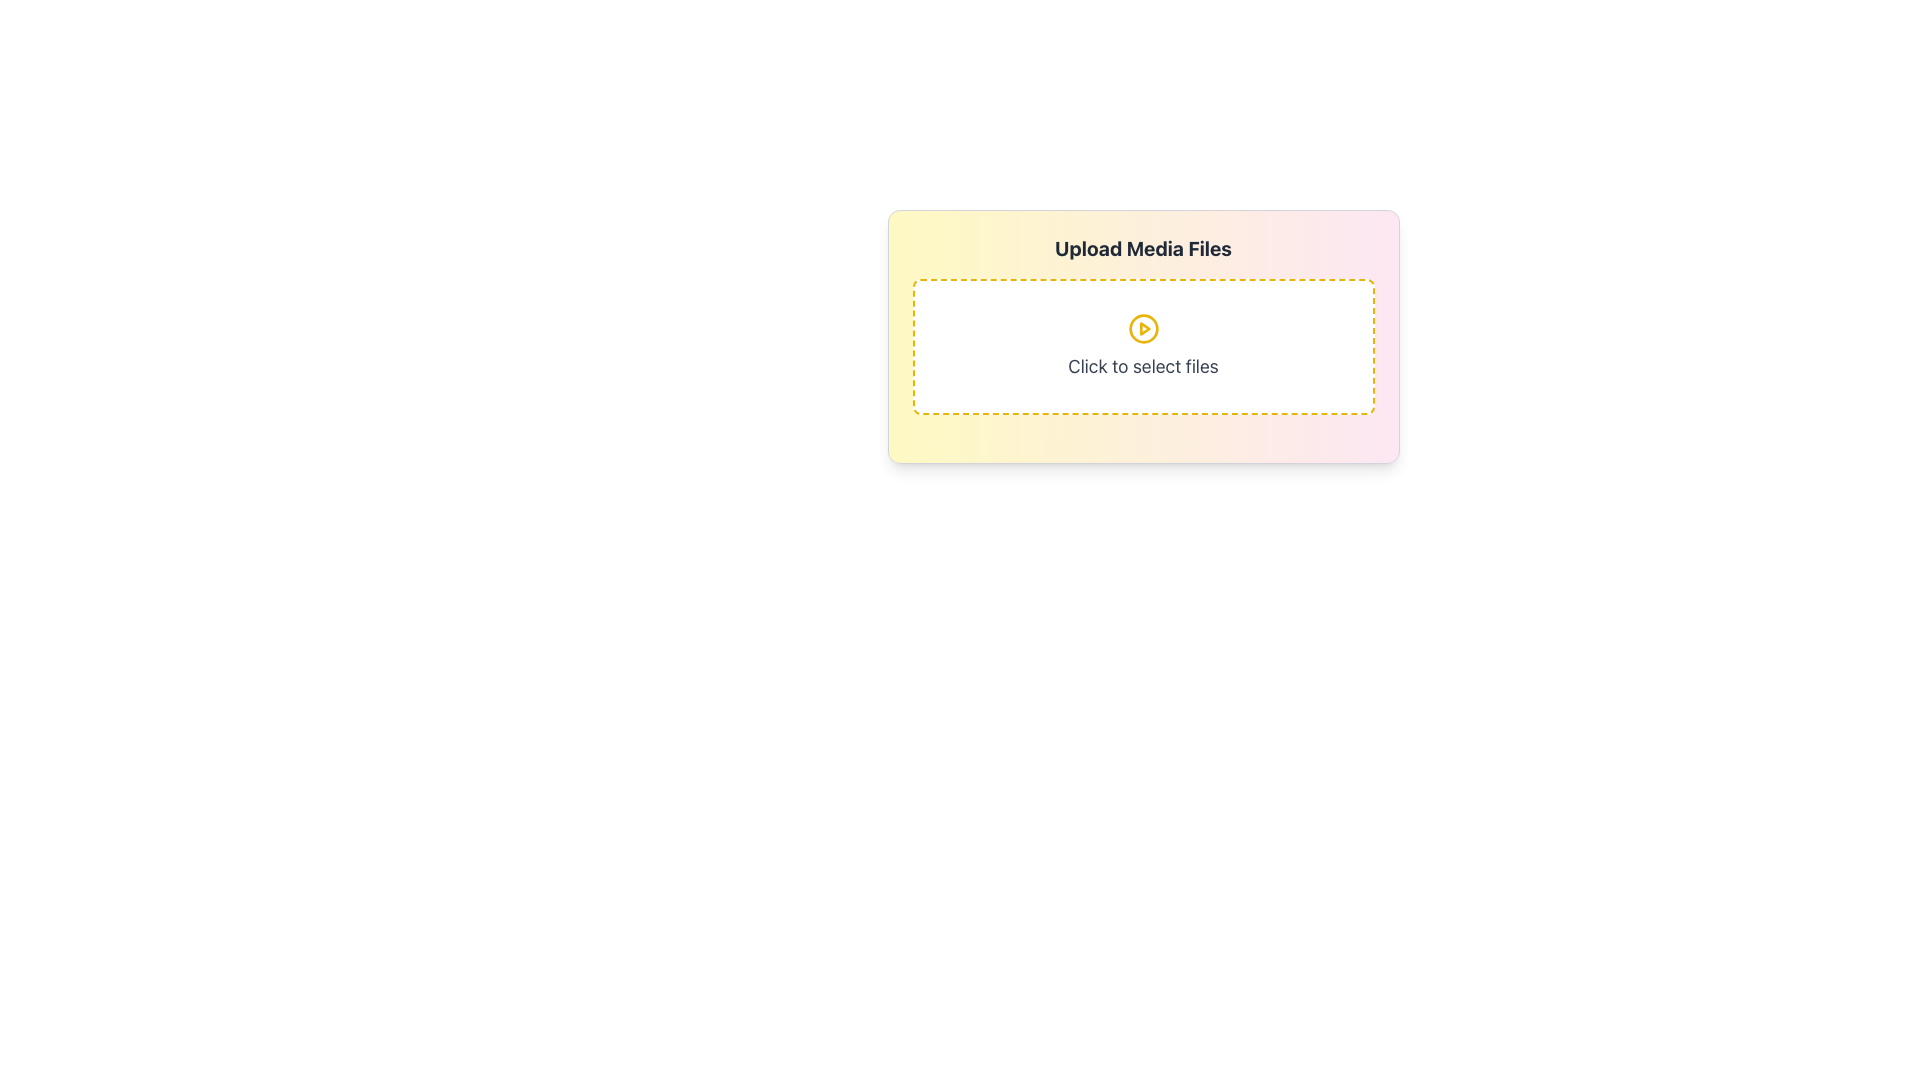 The height and width of the screenshot is (1080, 1920). What do you see at coordinates (1143, 346) in the screenshot?
I see `the clickable upload area with a dashed yellow border and a white background, which contains a yellow play button icon and the text 'Click` at bounding box center [1143, 346].